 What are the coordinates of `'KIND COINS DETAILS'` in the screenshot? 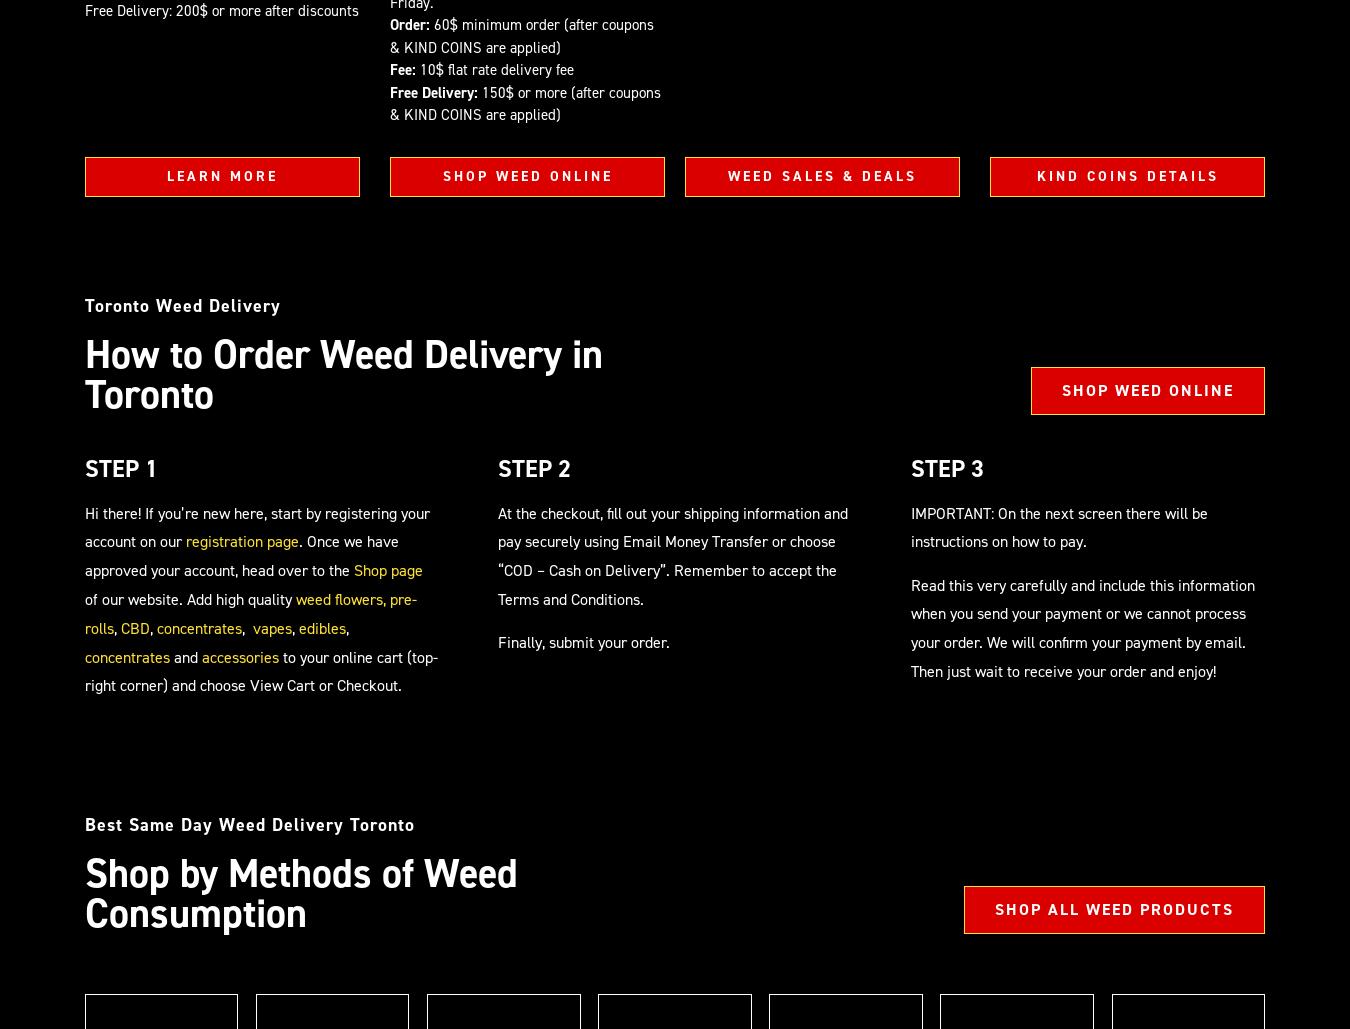 It's located at (1035, 175).